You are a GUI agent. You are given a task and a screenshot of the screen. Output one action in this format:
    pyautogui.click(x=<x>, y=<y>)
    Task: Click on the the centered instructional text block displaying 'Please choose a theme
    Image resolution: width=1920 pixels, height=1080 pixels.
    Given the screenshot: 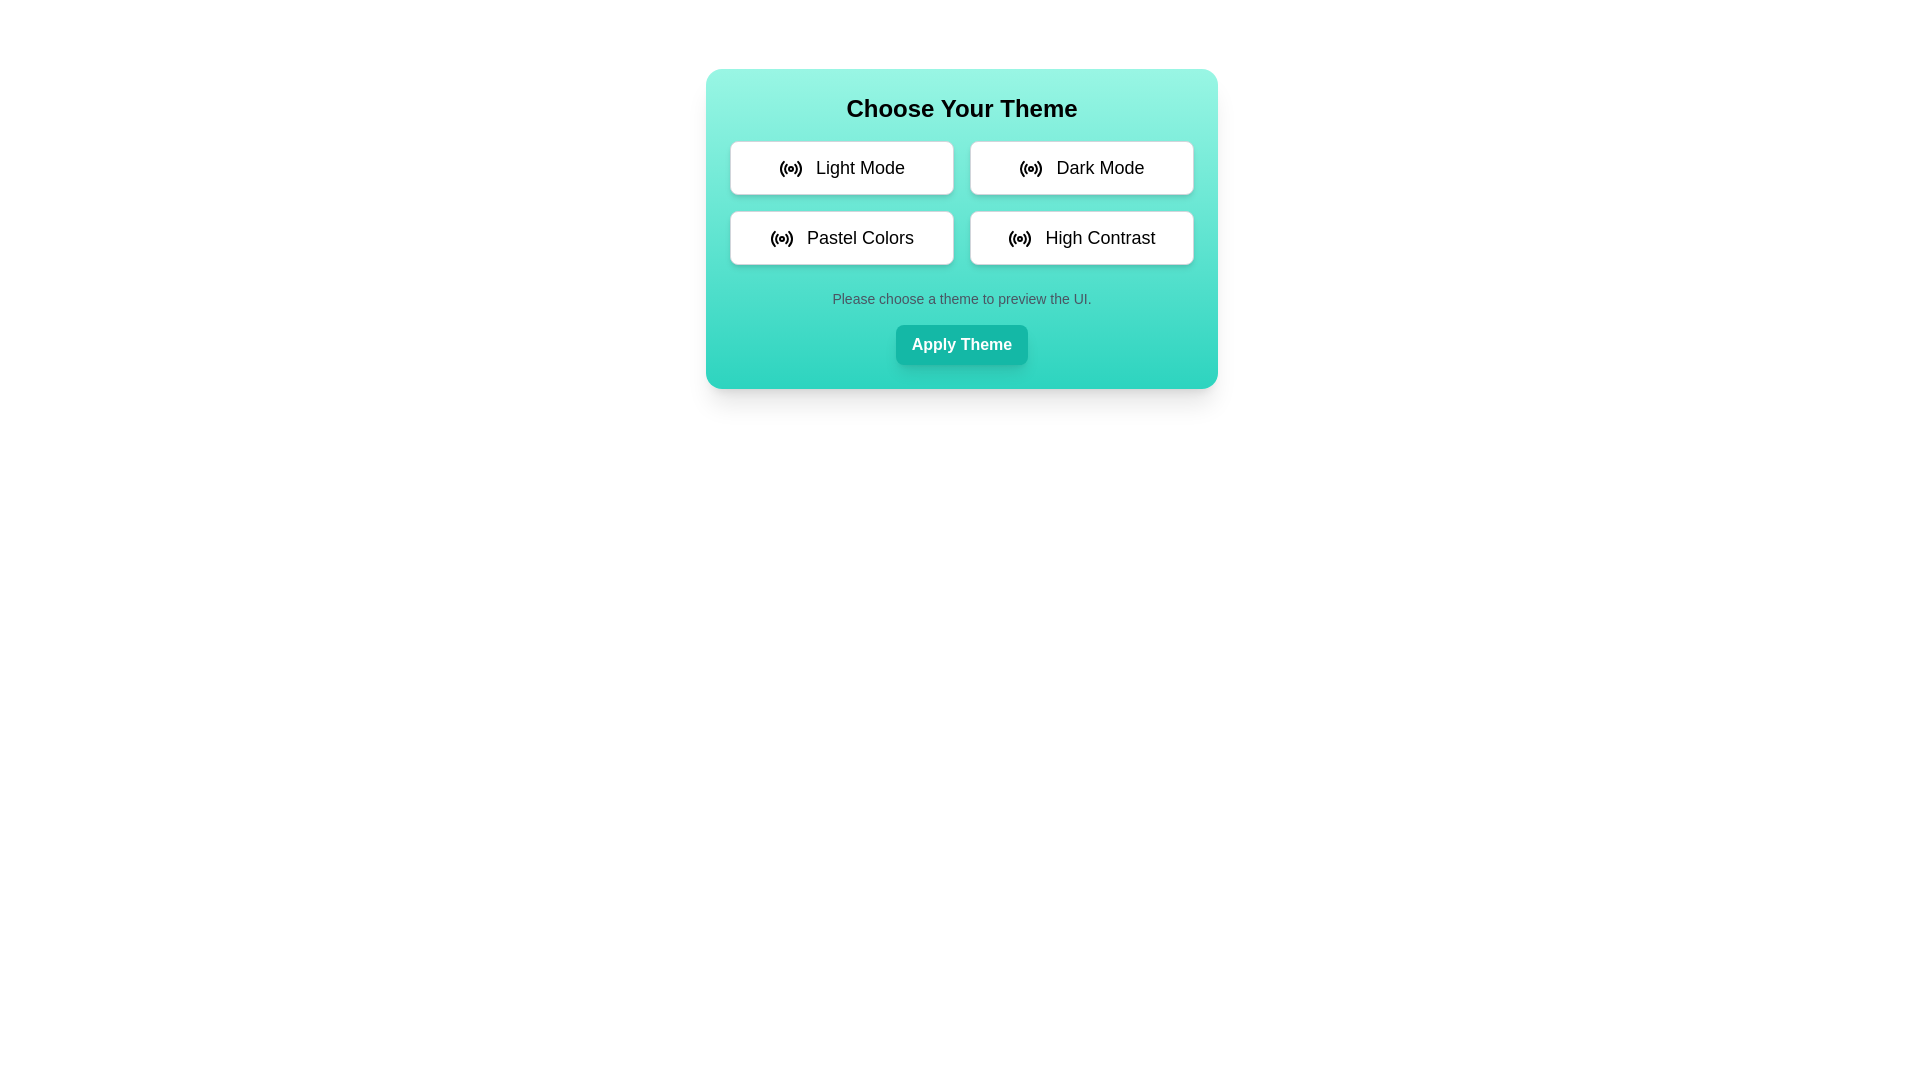 What is the action you would take?
    pyautogui.click(x=961, y=299)
    